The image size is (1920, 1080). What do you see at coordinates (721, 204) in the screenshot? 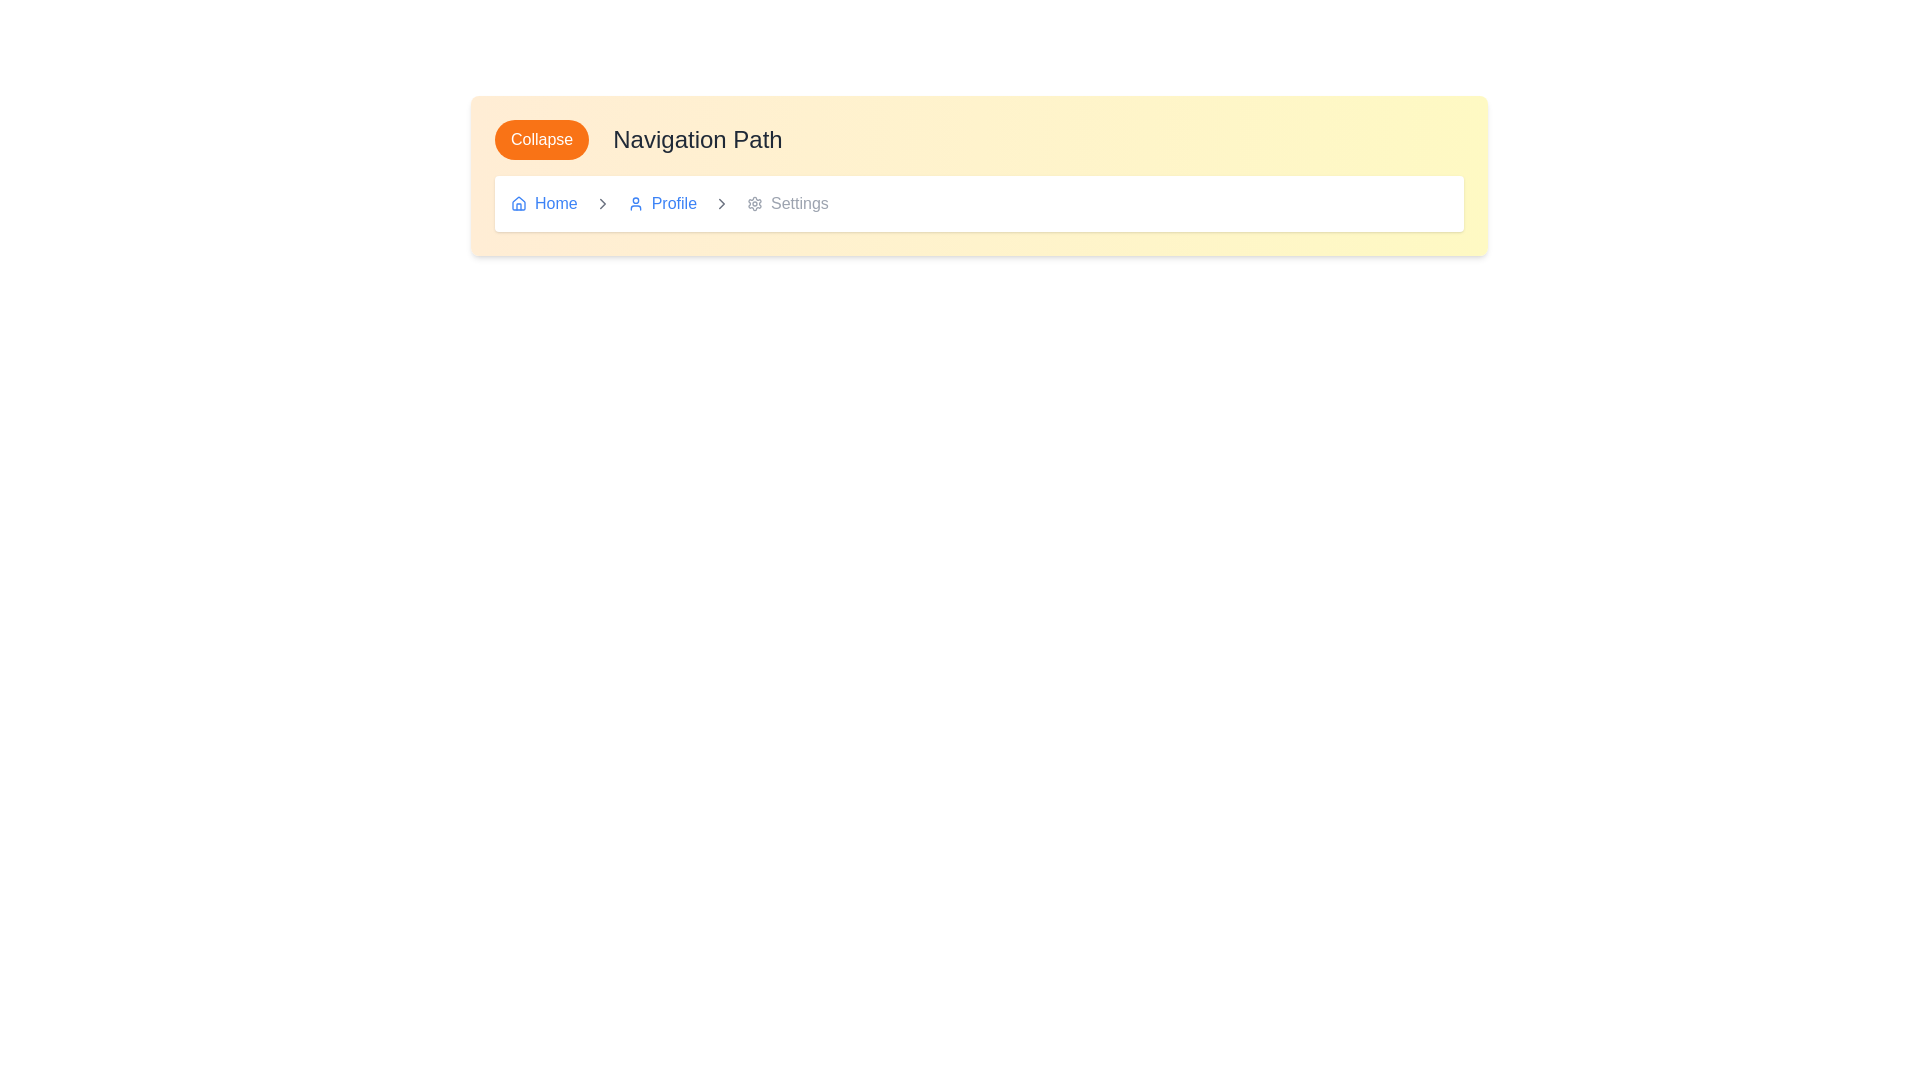
I see `the progression icon located between the 'Profile' and 'Settings' labels in the breadcrumb navigation bar` at bounding box center [721, 204].